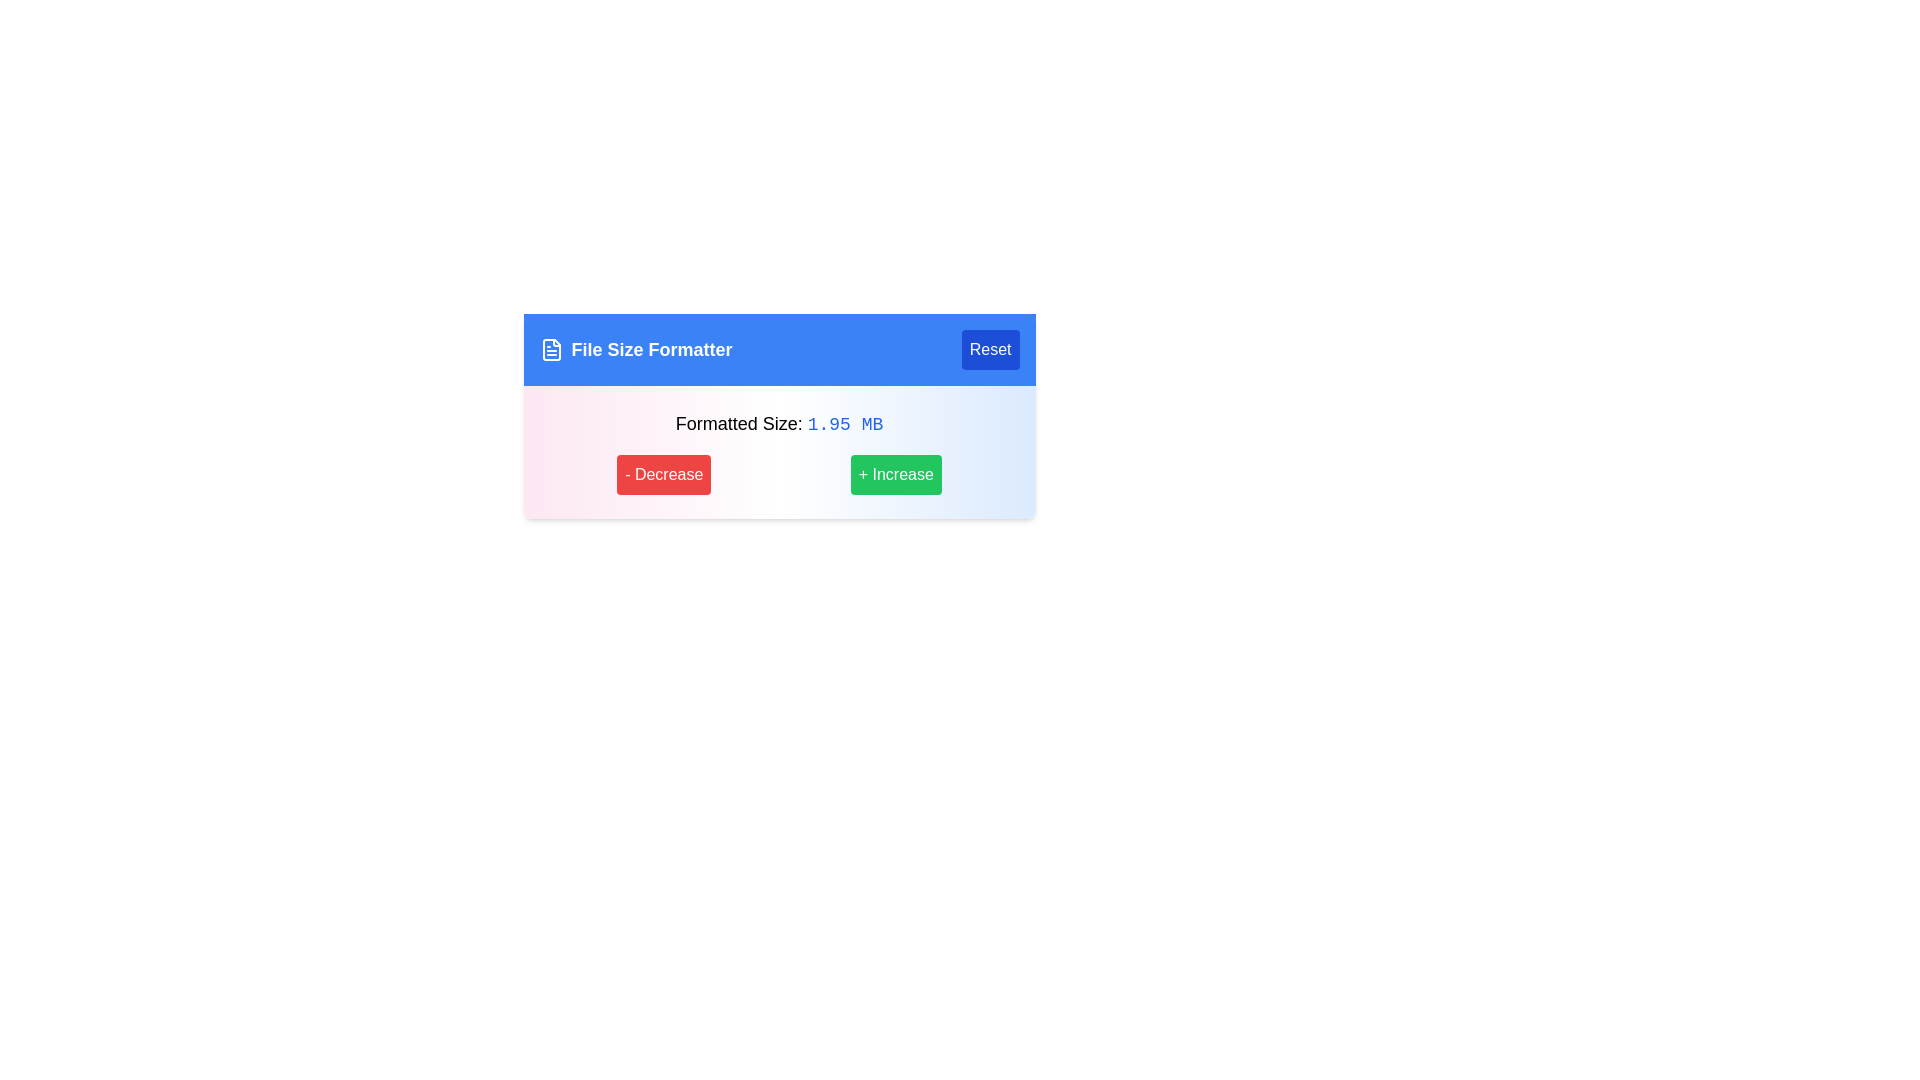 This screenshot has width=1920, height=1080. What do you see at coordinates (664, 474) in the screenshot?
I see `the red '- Decrease' button with white text to observe the hover effect` at bounding box center [664, 474].